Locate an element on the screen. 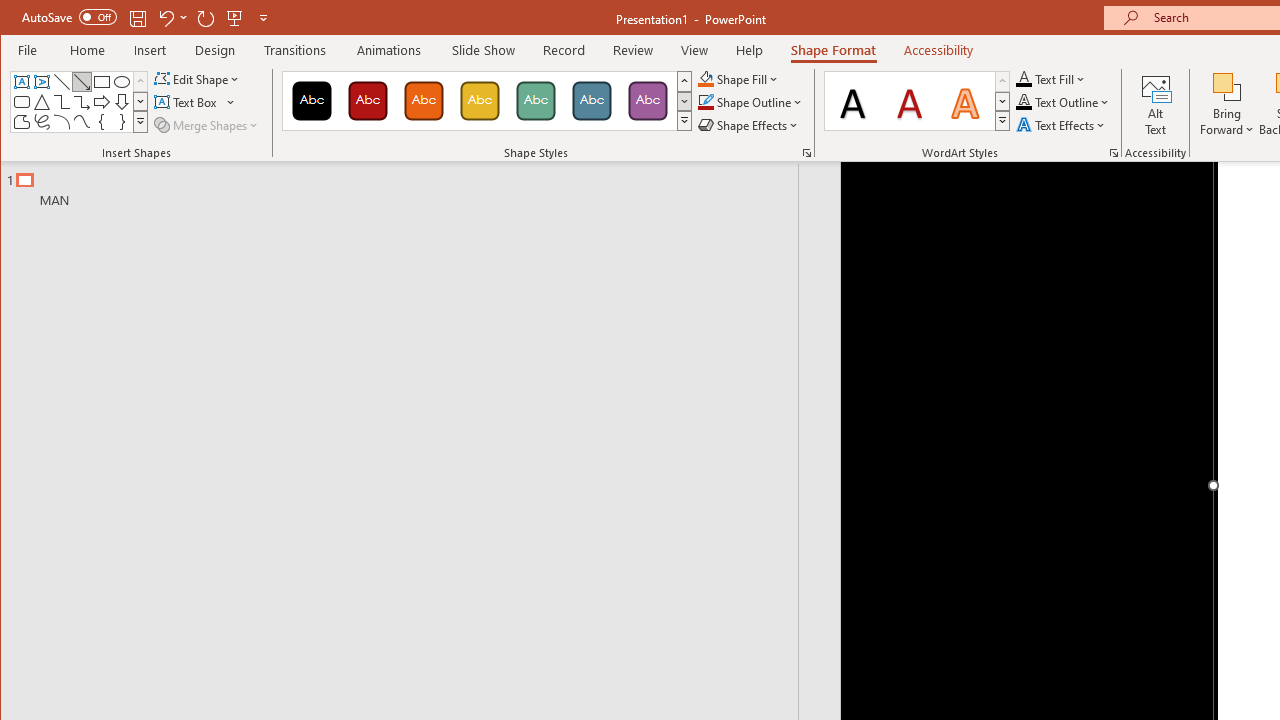  'Text Box' is located at coordinates (195, 102).